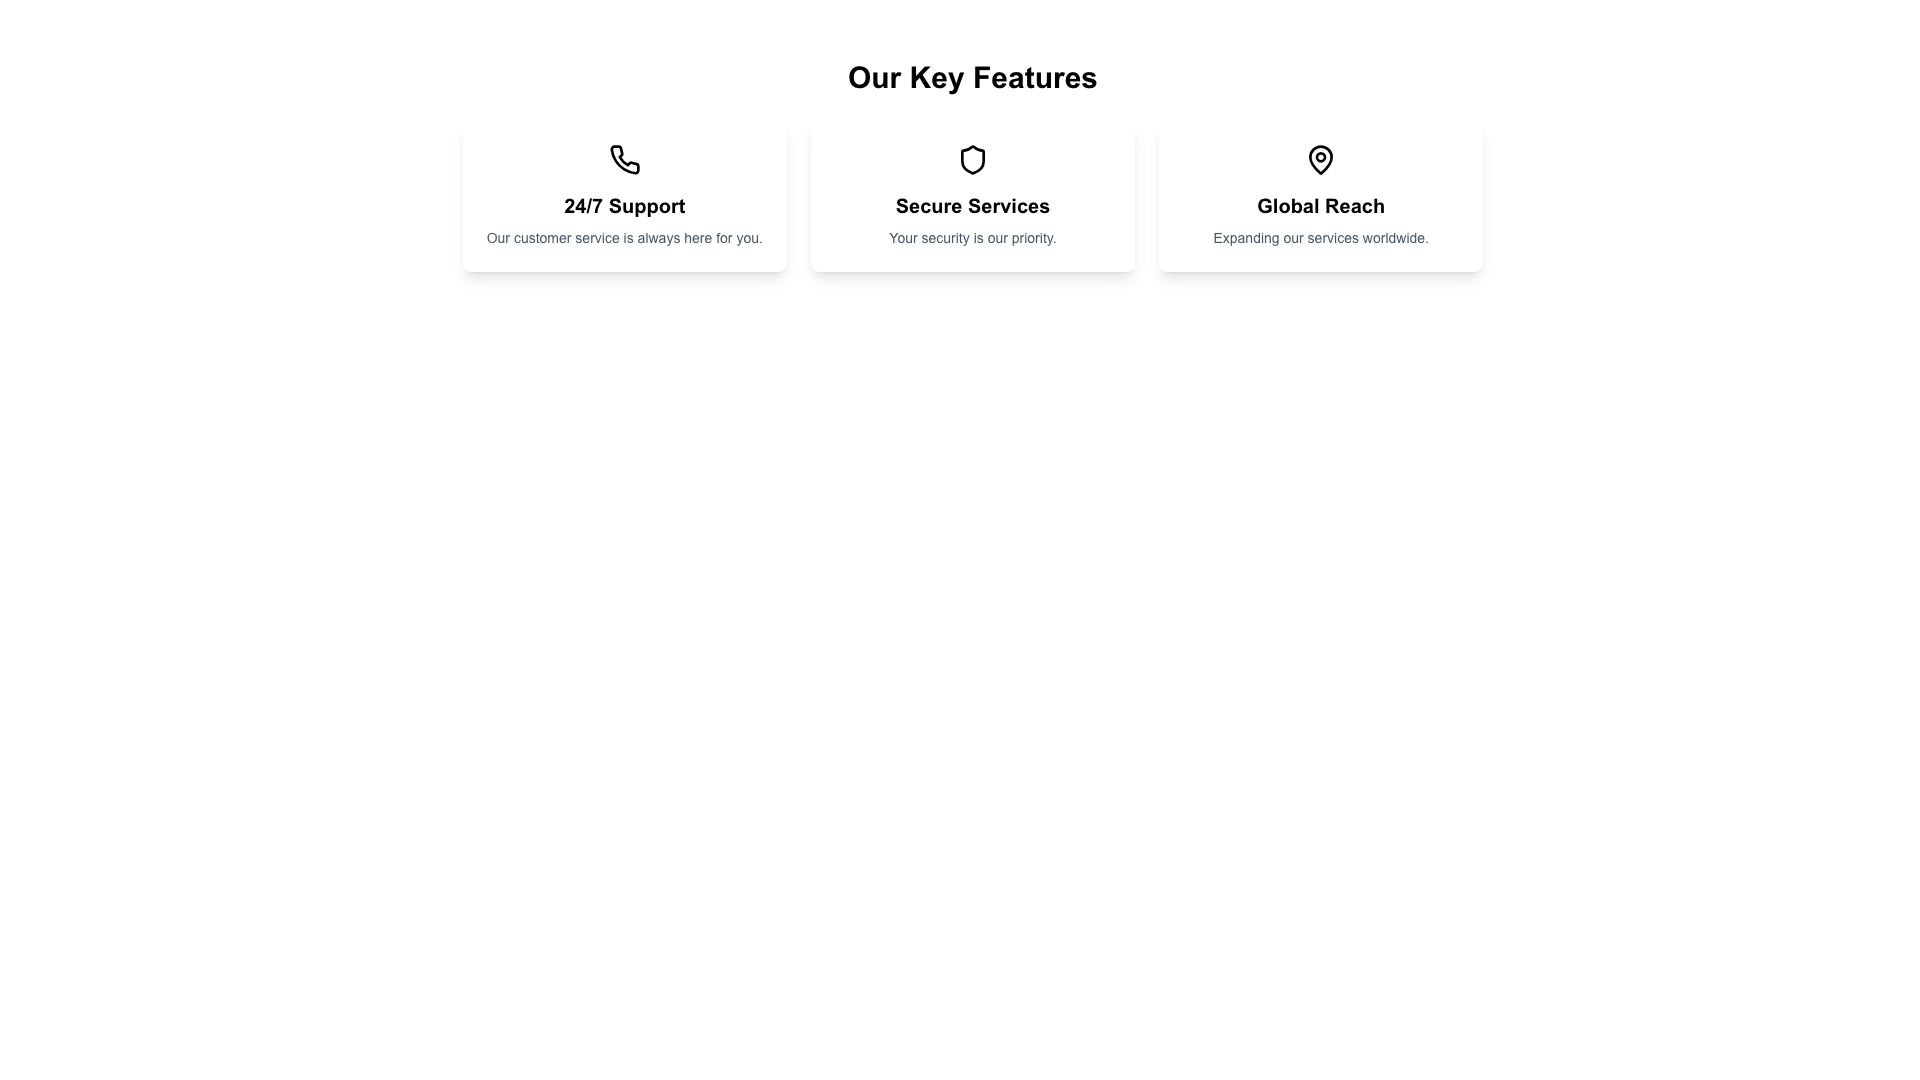 The width and height of the screenshot is (1920, 1080). I want to click on the Informational Card that indicates 24/7 support, which is the first element in a horizontal row within a grid layout, so click(623, 196).